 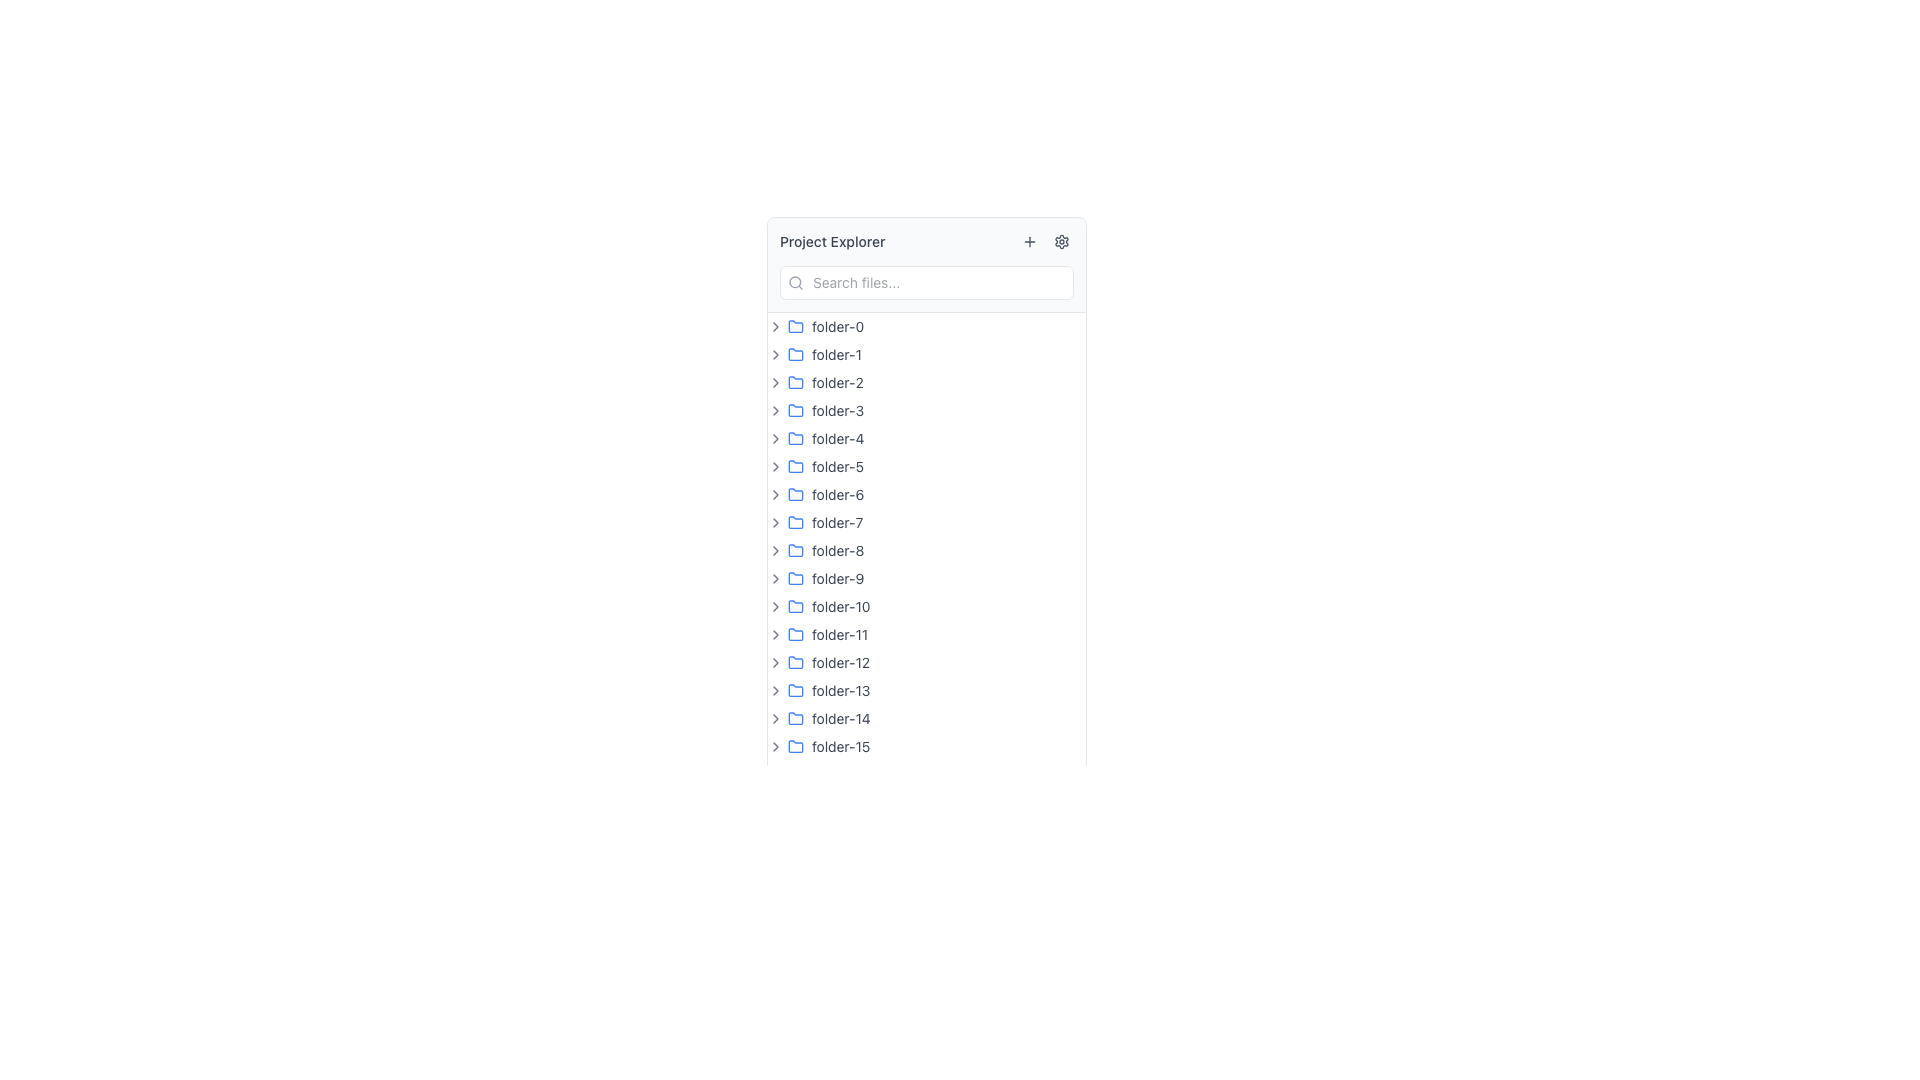 What do you see at coordinates (775, 438) in the screenshot?
I see `the chevron icon` at bounding box center [775, 438].